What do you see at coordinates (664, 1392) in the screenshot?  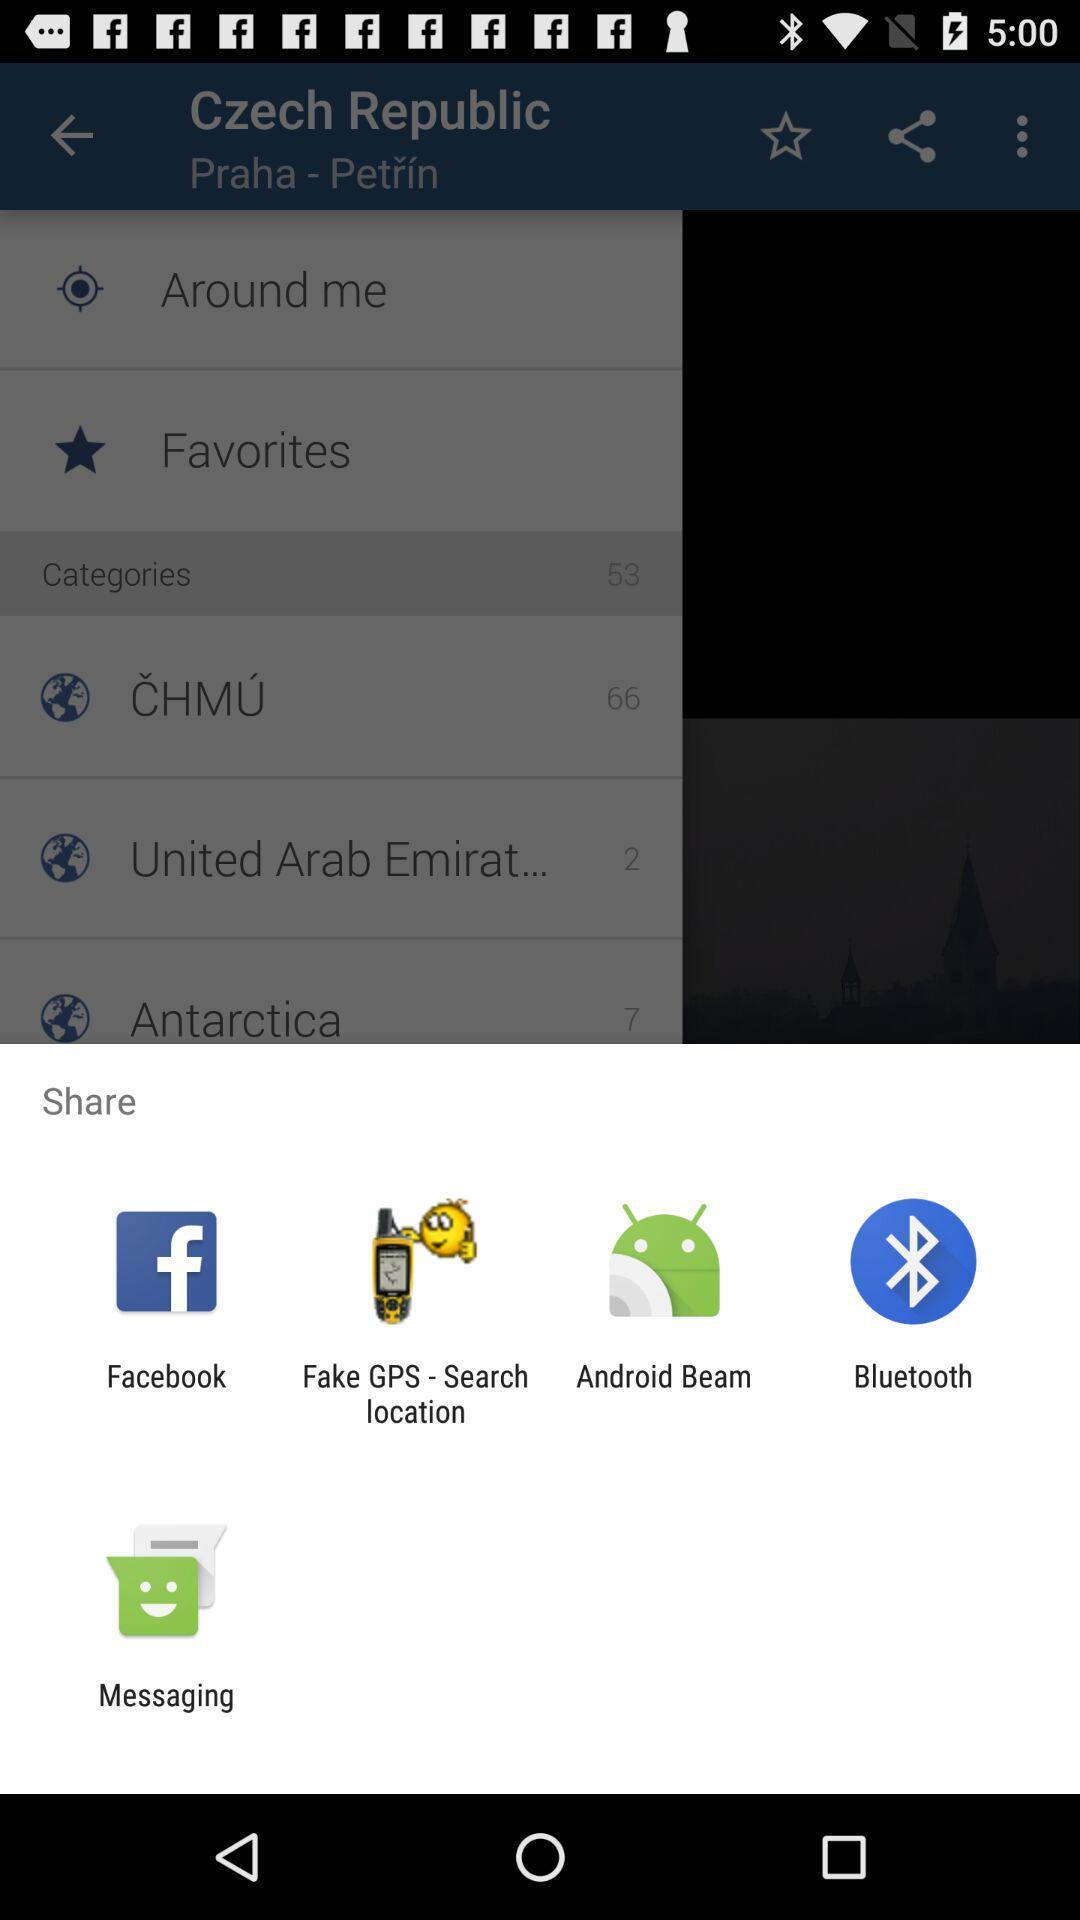 I see `the app to the right of the fake gps search item` at bounding box center [664, 1392].